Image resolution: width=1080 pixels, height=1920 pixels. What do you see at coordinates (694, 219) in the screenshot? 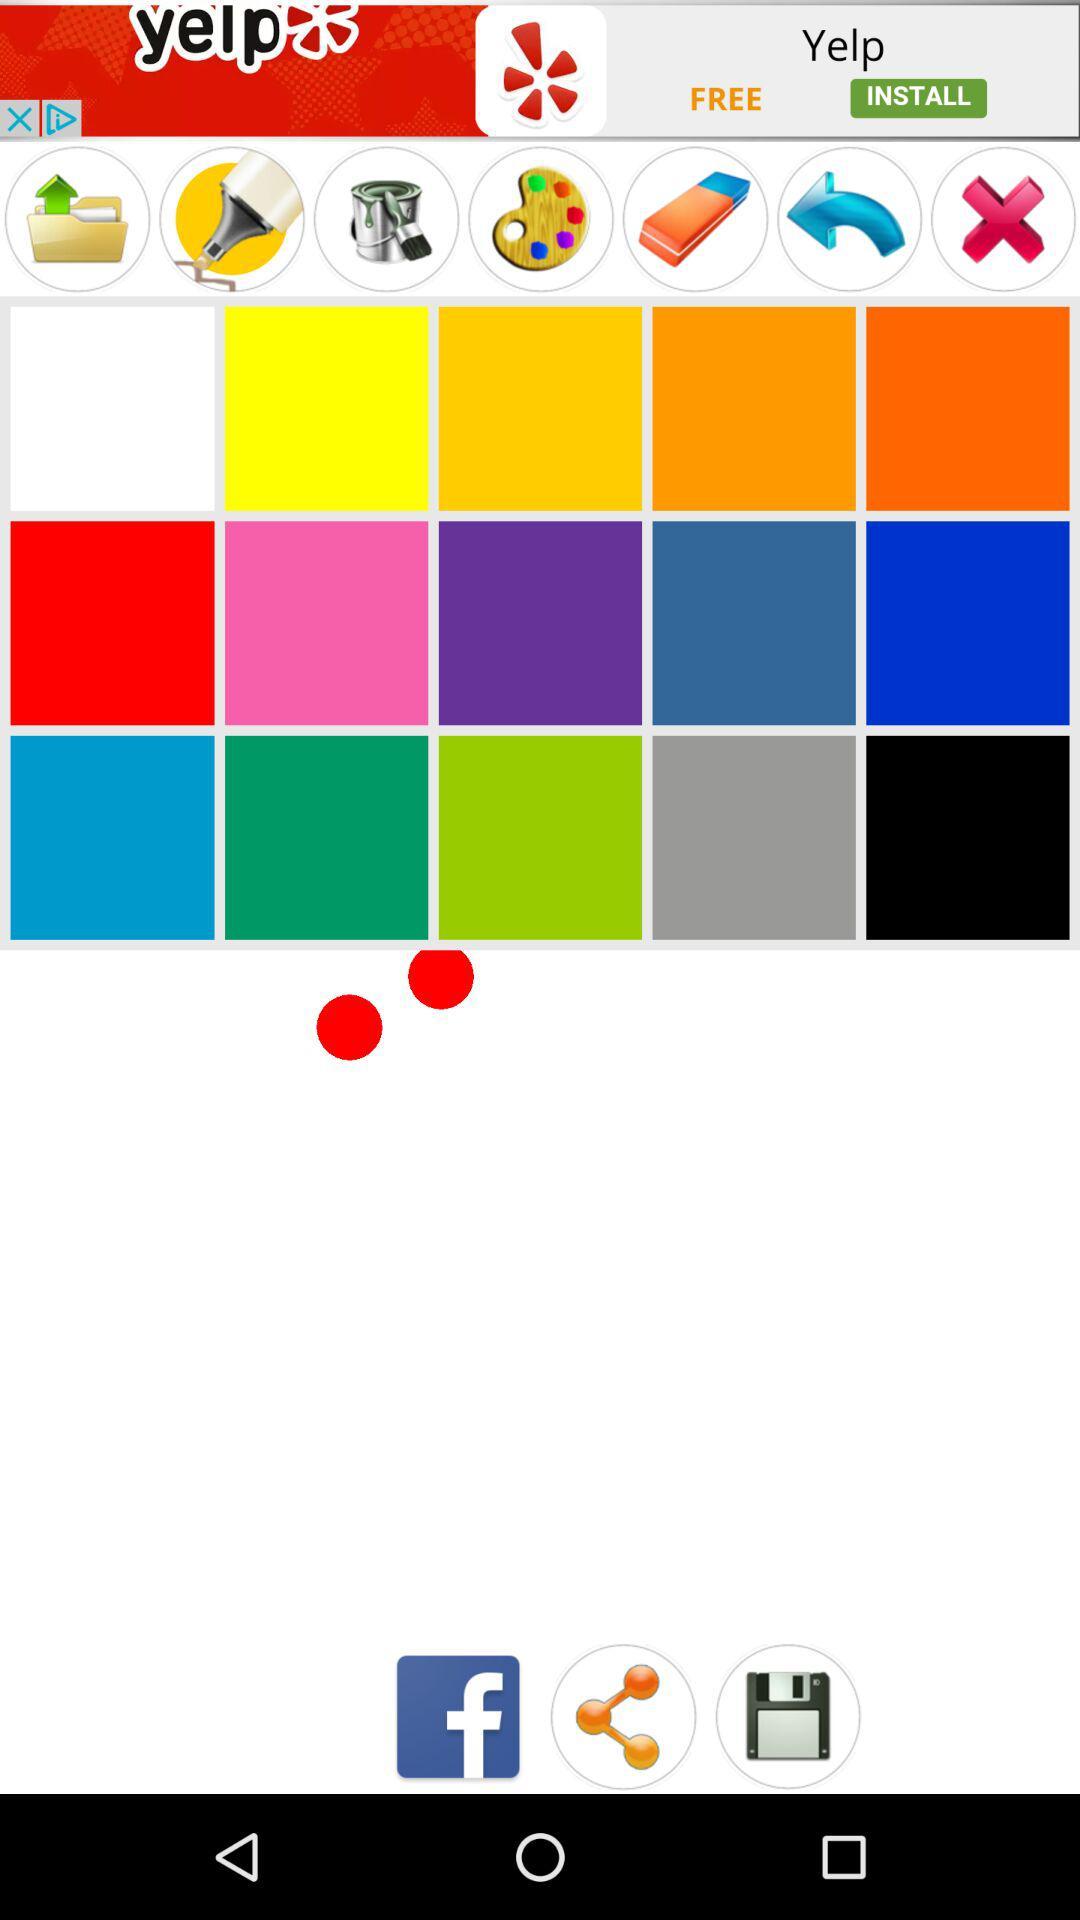
I see `use eraser` at bounding box center [694, 219].